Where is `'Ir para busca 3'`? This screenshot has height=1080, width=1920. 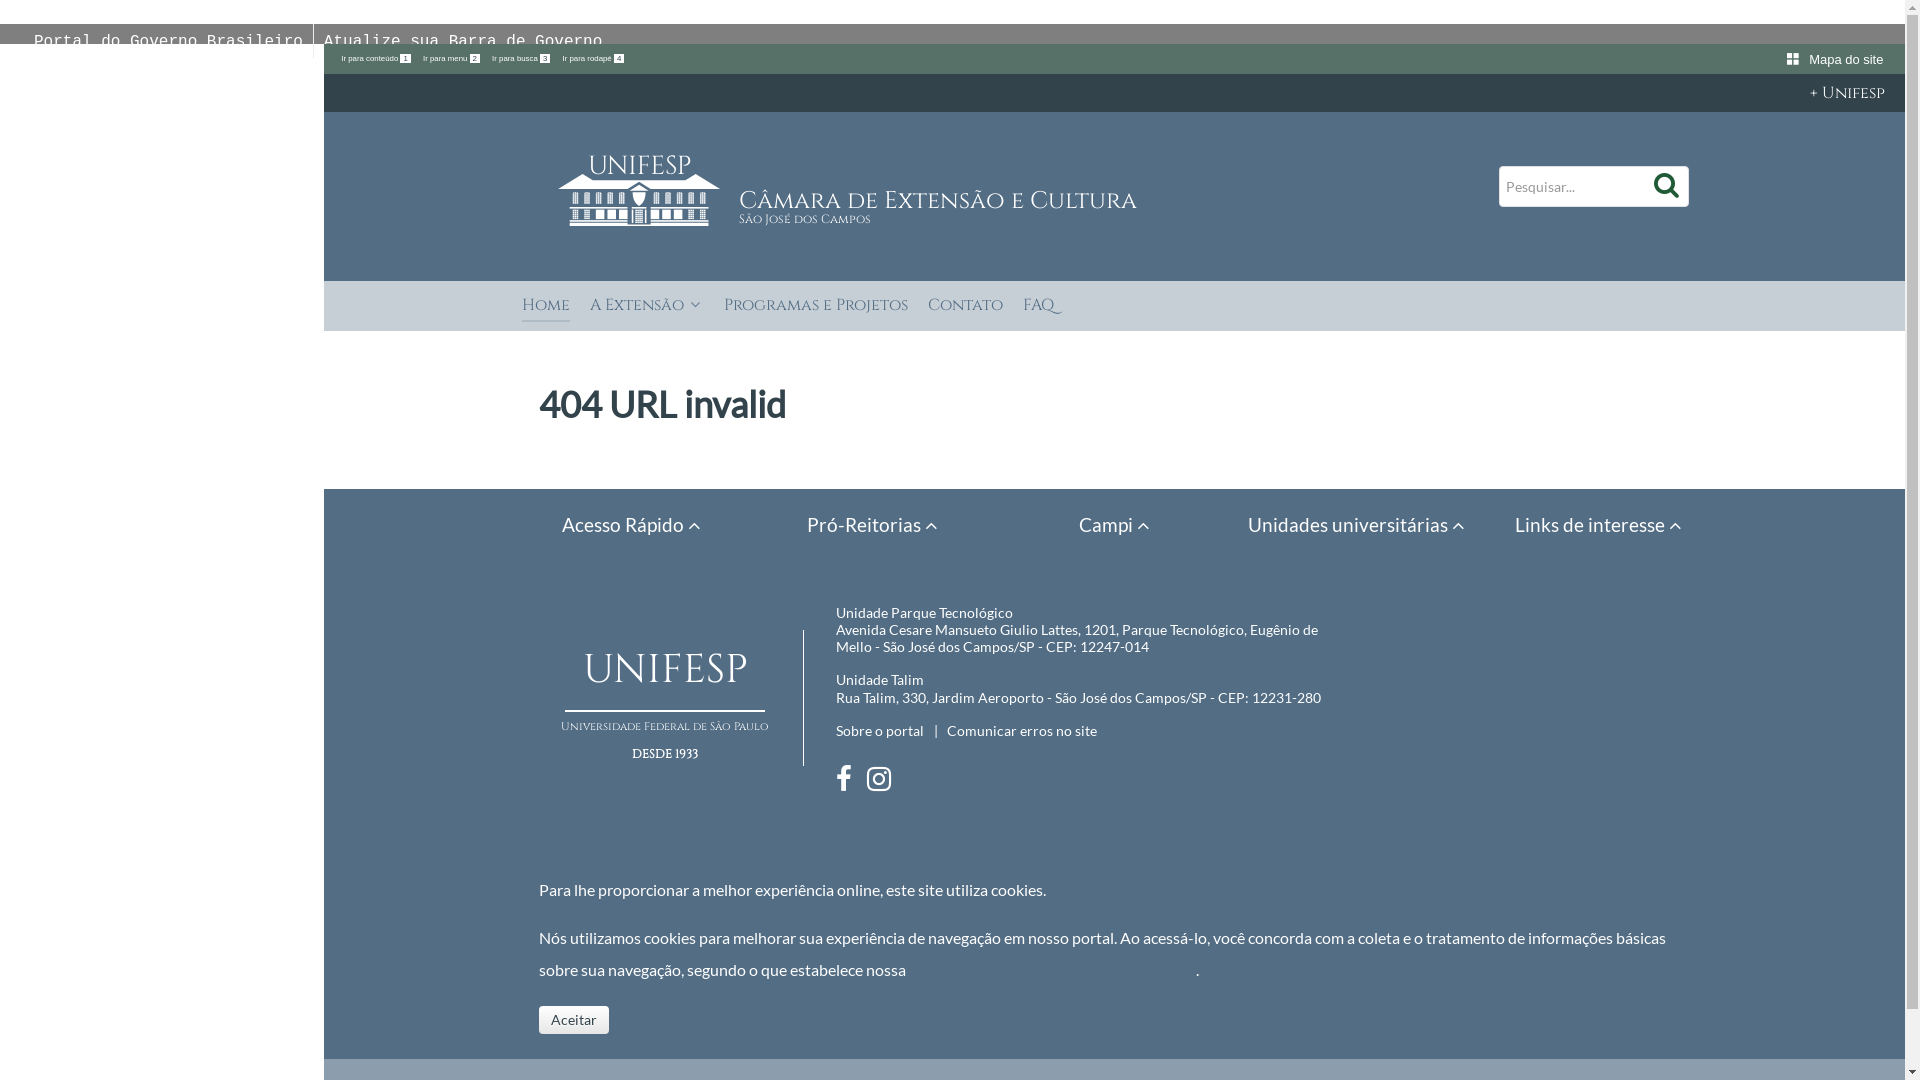 'Ir para busca 3' is located at coordinates (522, 57).